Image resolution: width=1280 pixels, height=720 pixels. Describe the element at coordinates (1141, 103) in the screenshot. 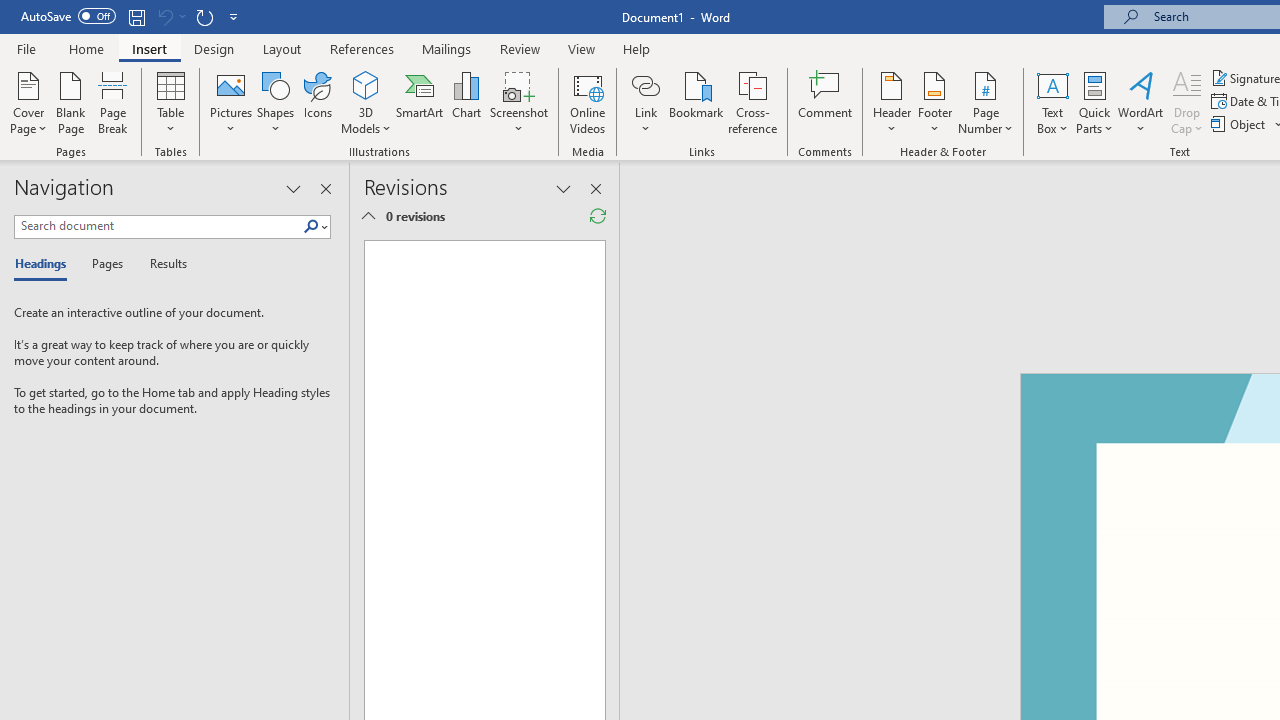

I see `'WordArt'` at that location.